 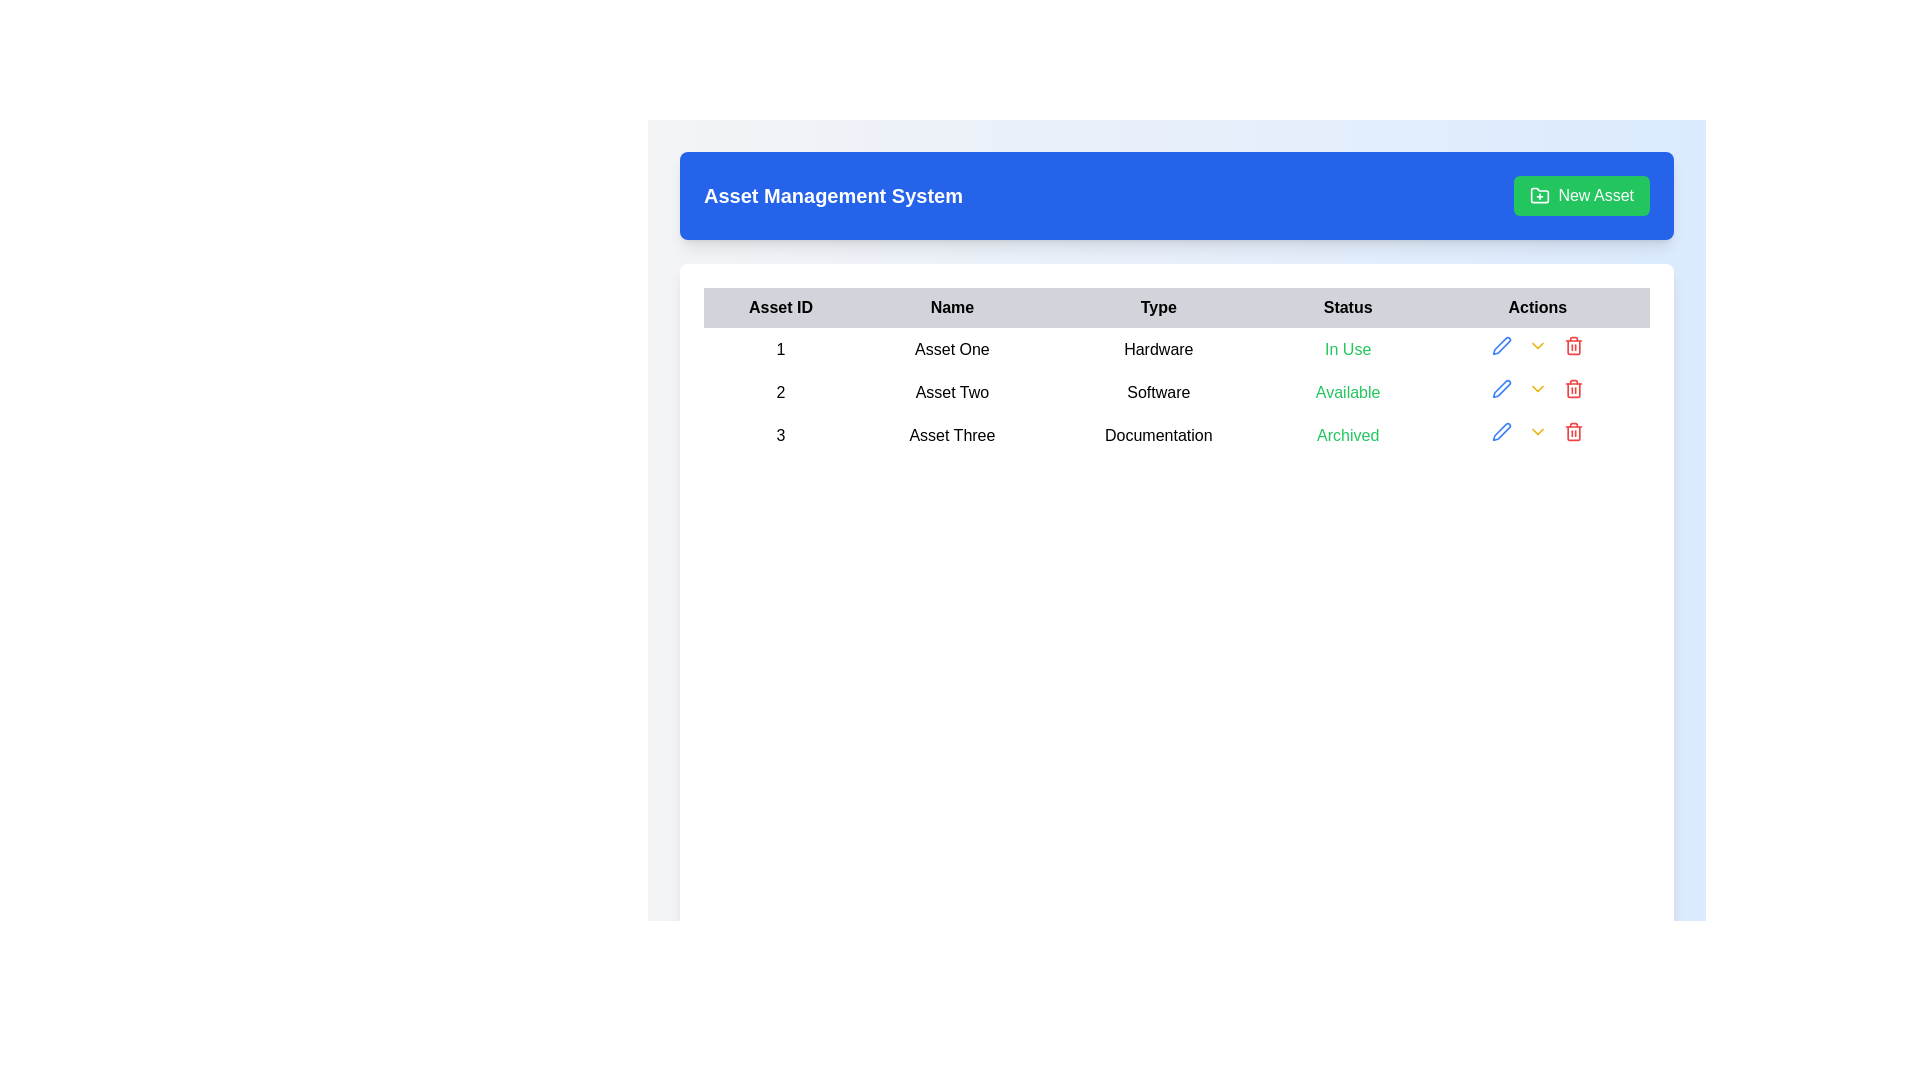 I want to click on the table cell in the 'Type' column of the second row, which indicates the asset type for 'Asset Two', so click(x=1158, y=392).